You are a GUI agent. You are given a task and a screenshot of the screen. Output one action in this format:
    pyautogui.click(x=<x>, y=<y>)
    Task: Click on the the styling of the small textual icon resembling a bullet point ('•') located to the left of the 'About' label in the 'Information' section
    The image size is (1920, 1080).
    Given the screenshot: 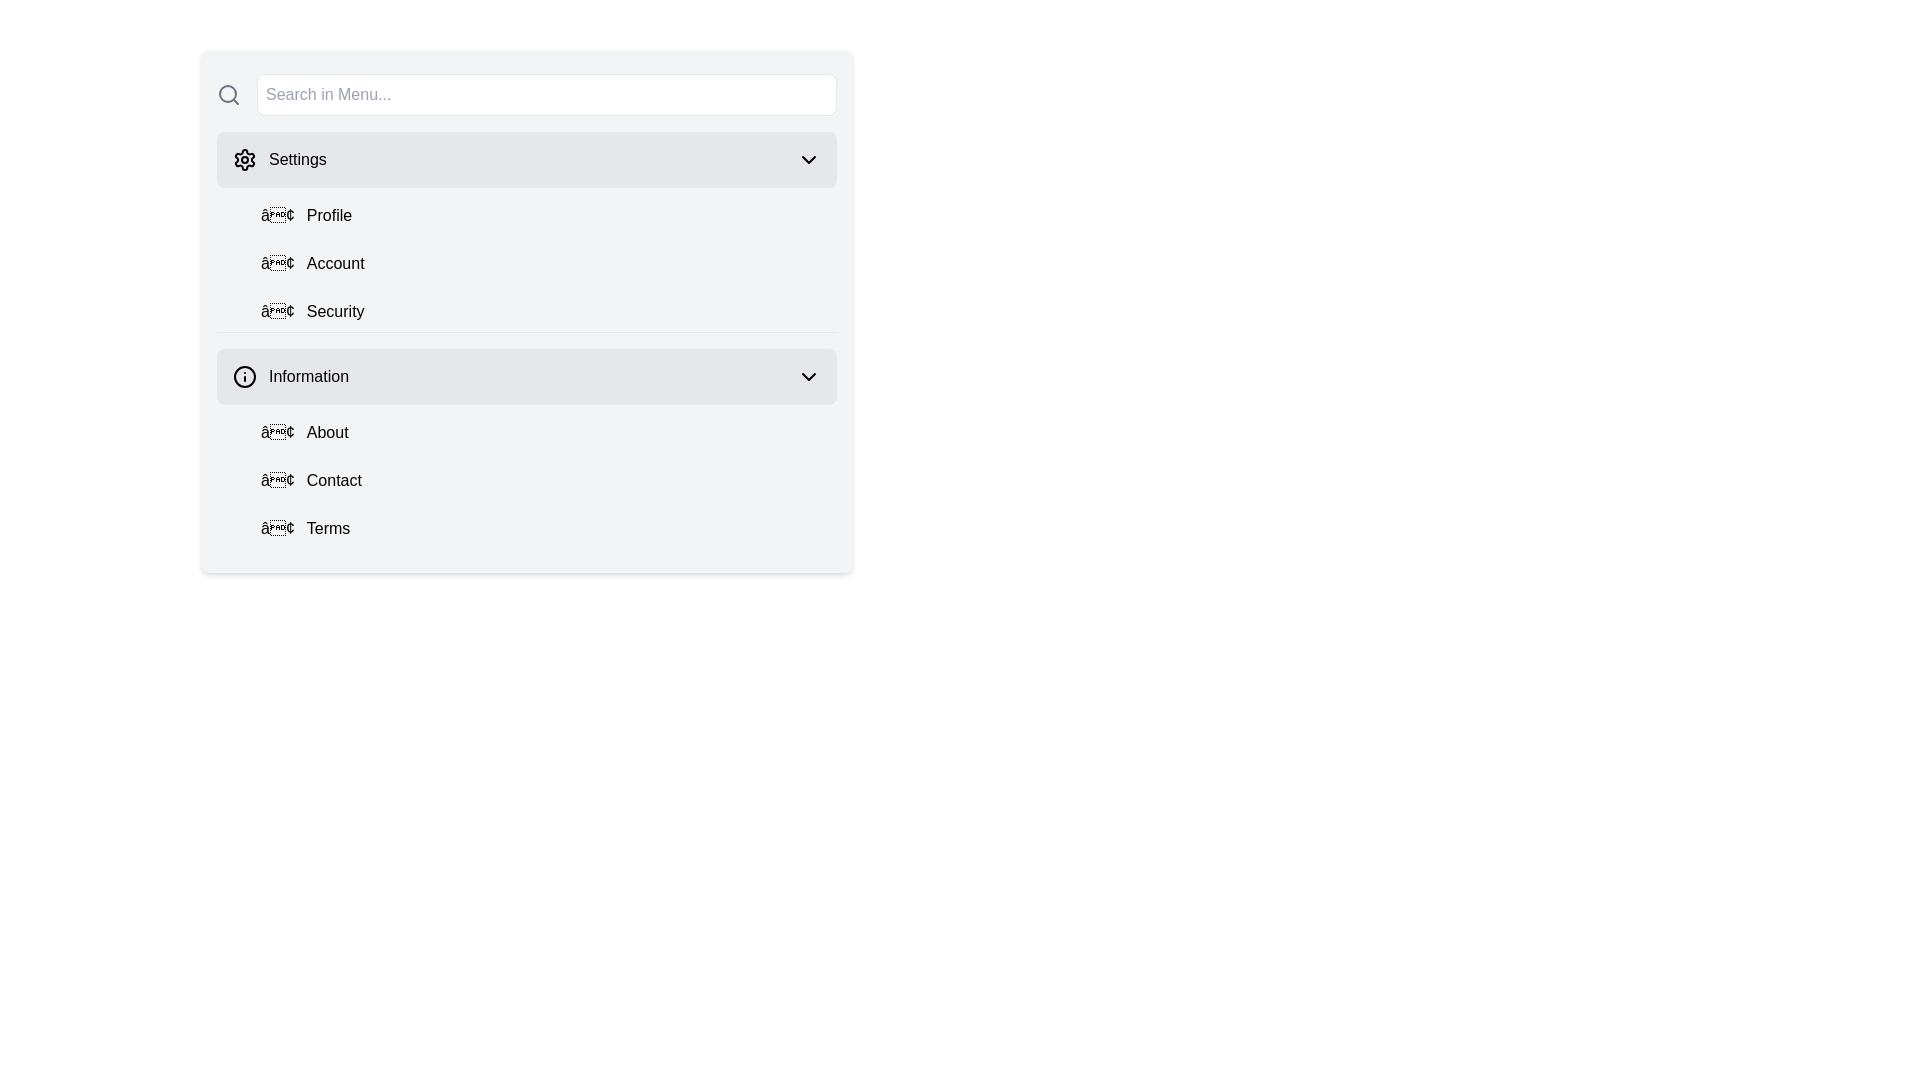 What is the action you would take?
    pyautogui.click(x=276, y=431)
    